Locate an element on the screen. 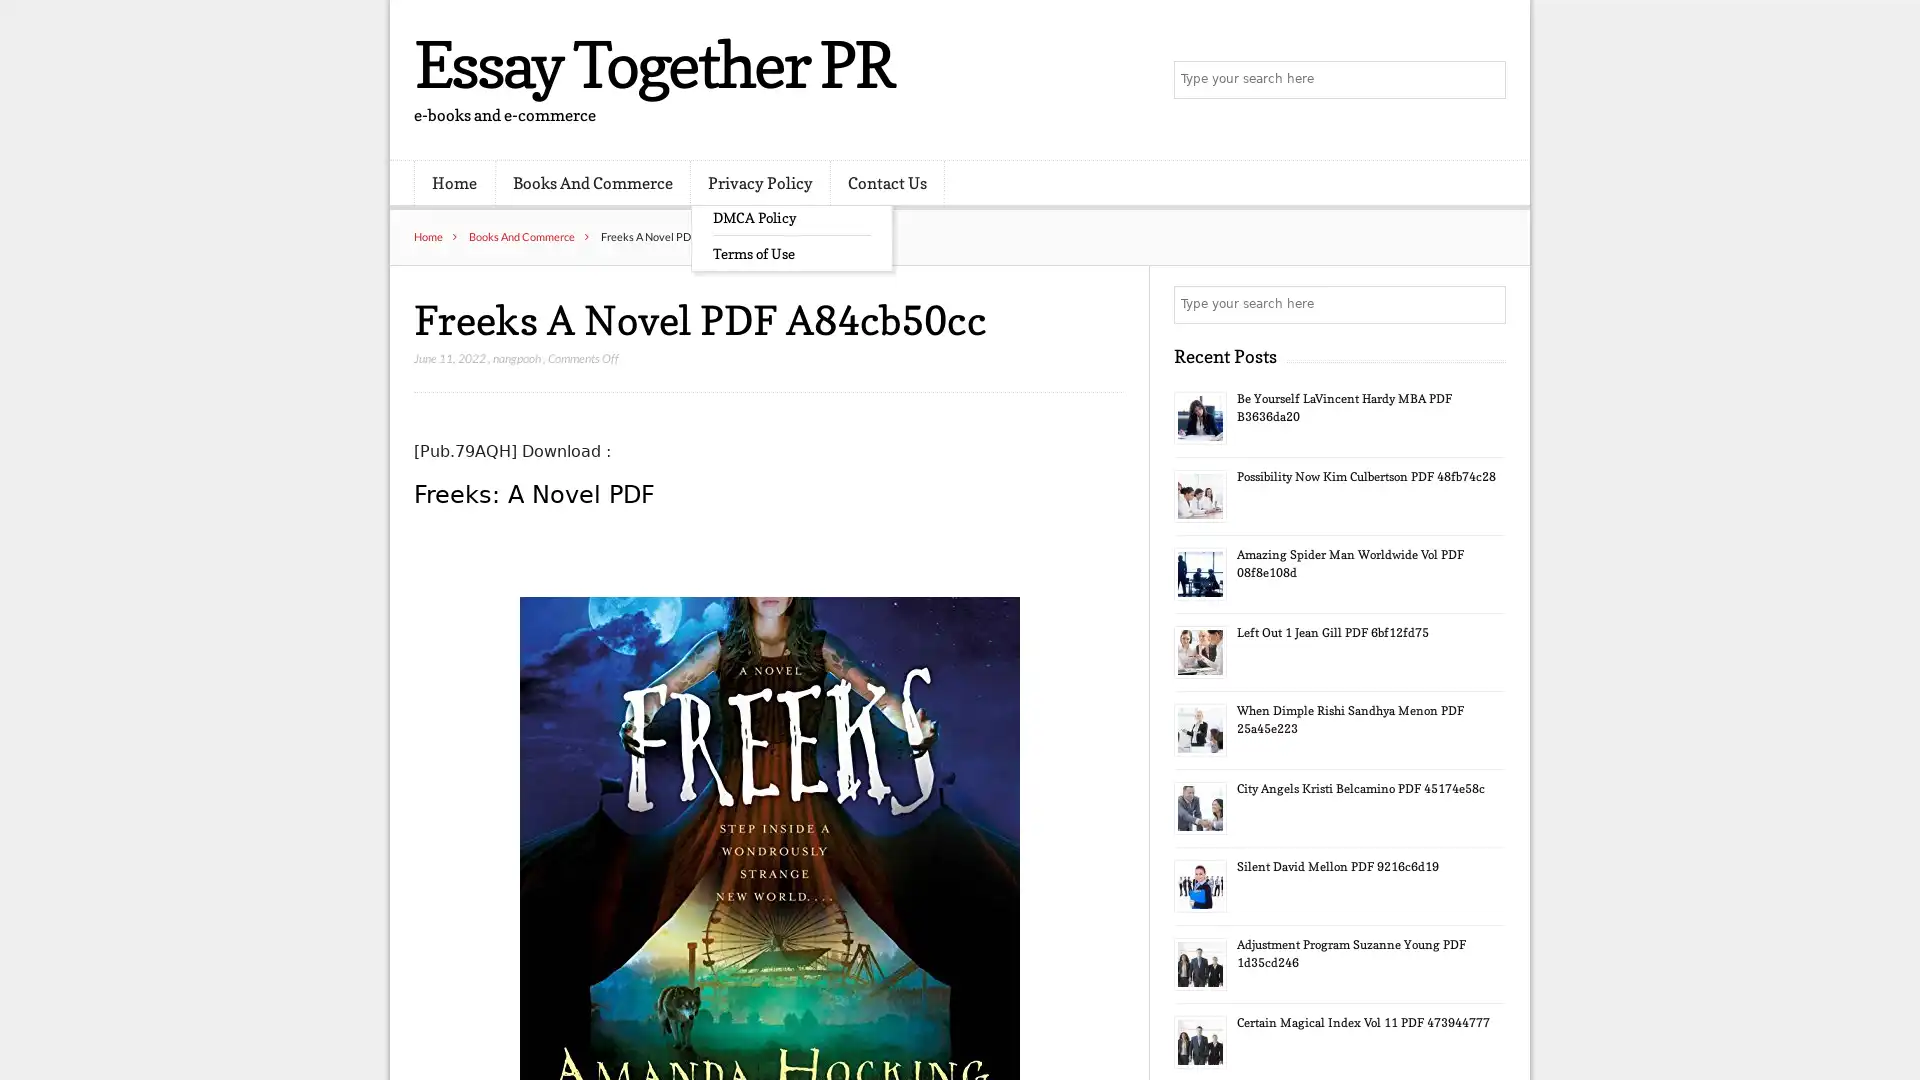 This screenshot has height=1080, width=1920. Search is located at coordinates (1485, 304).